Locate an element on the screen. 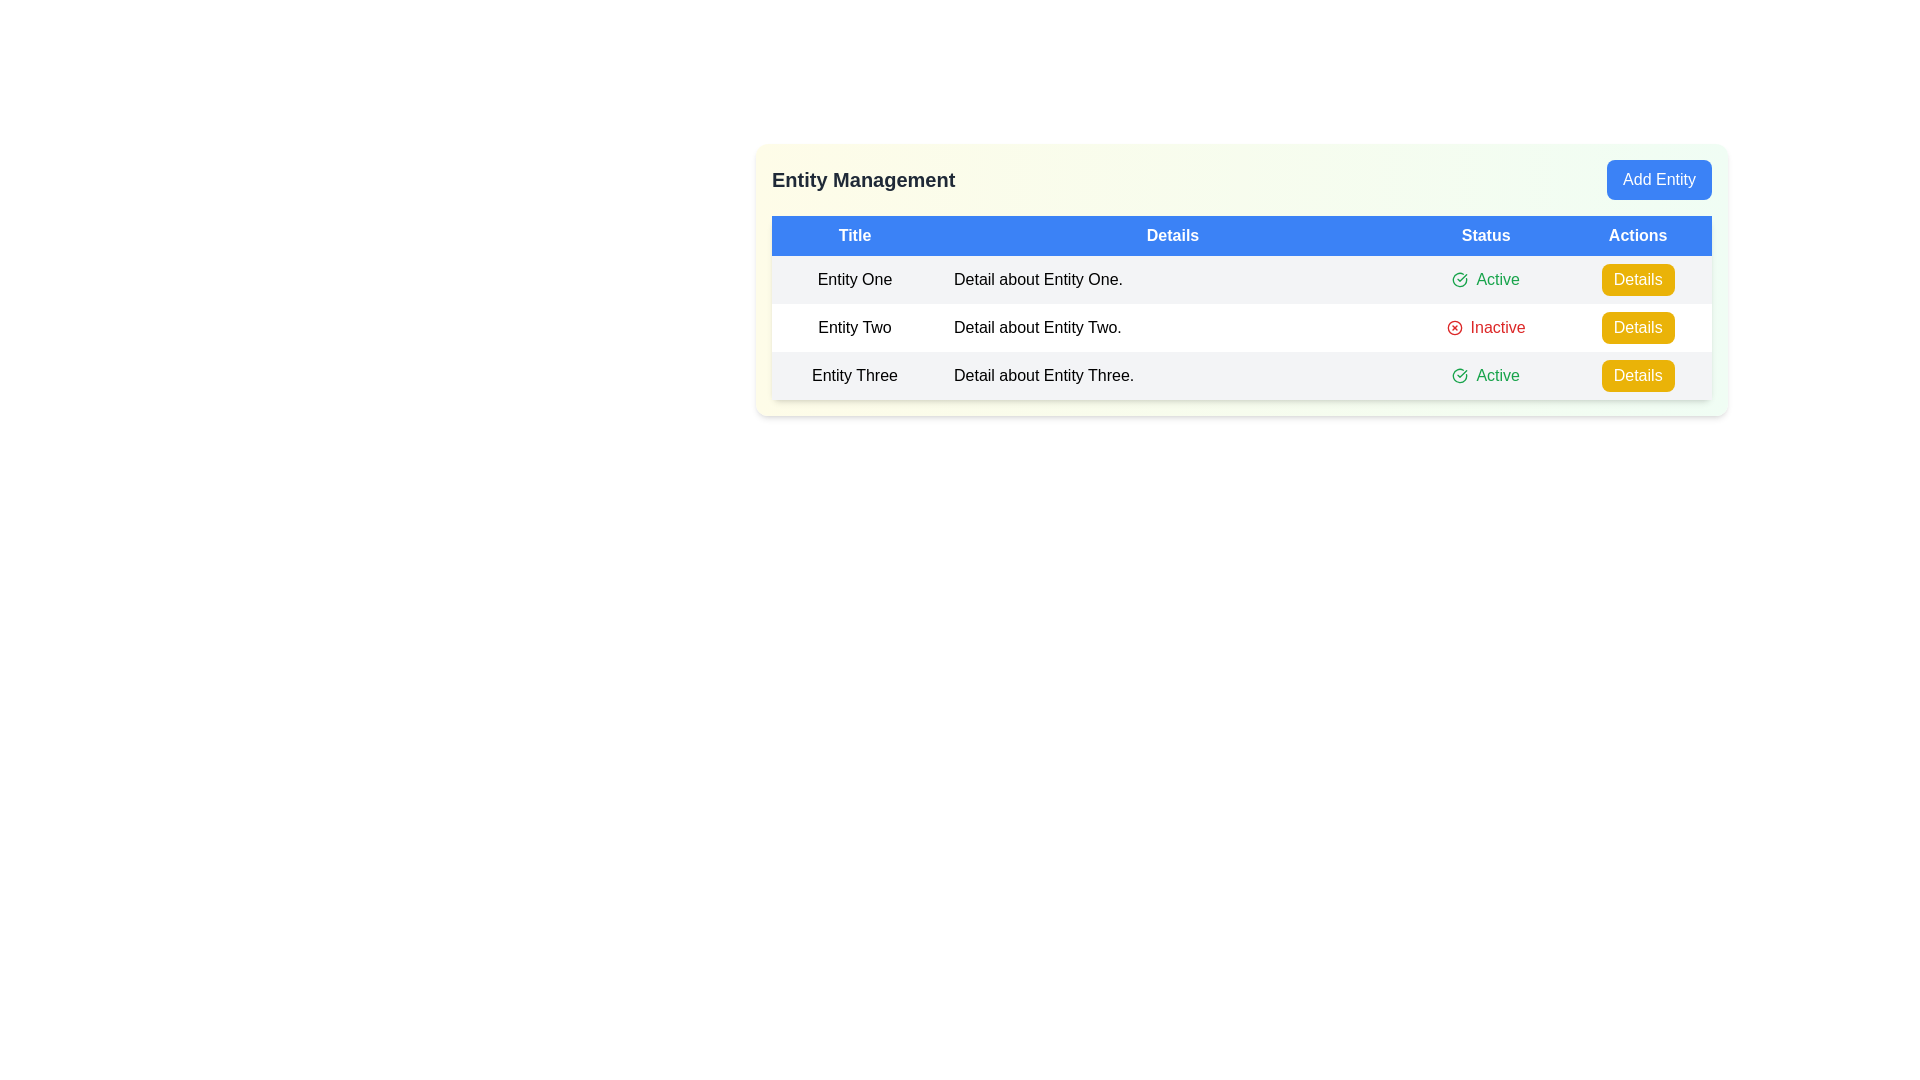  the first column header of the table that labels the entities, positioned at the top-left adjacent to the 'Details' column is located at coordinates (854, 234).